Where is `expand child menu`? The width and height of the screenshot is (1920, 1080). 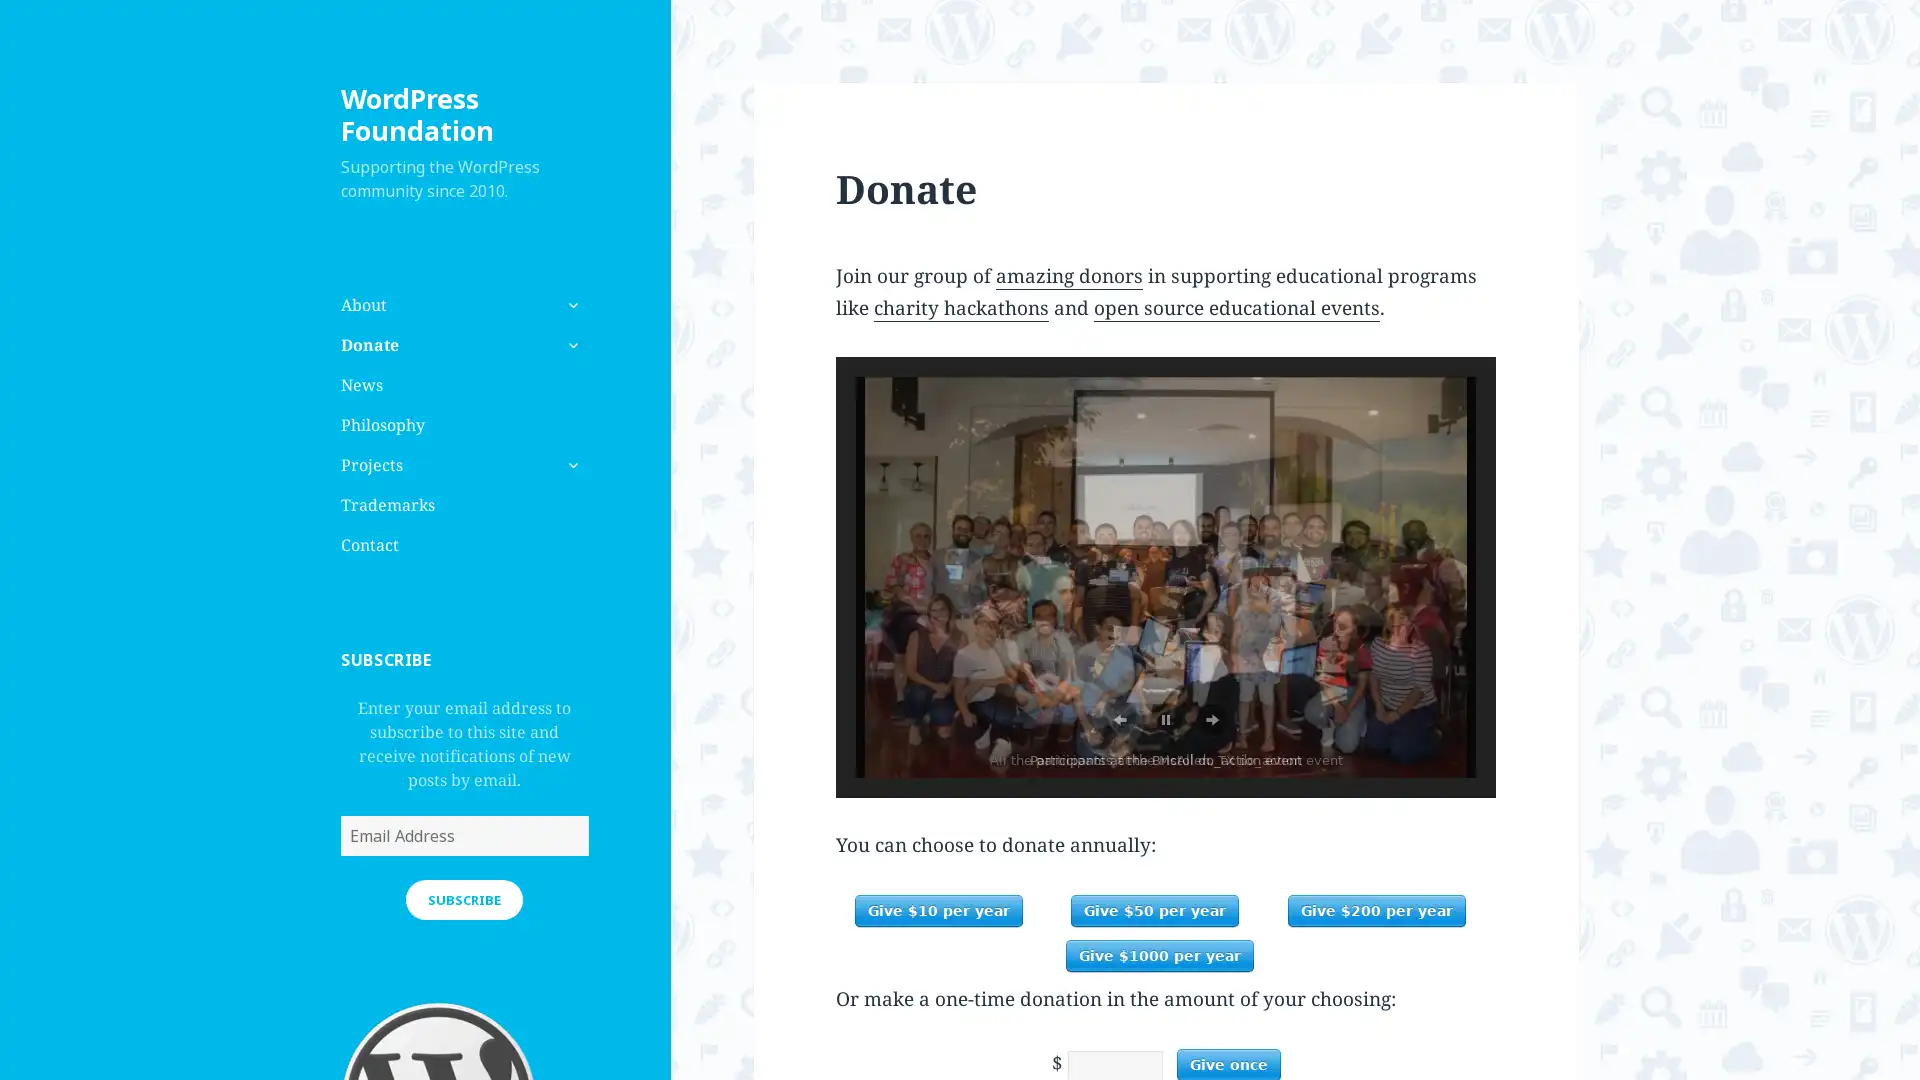
expand child menu is located at coordinates (570, 343).